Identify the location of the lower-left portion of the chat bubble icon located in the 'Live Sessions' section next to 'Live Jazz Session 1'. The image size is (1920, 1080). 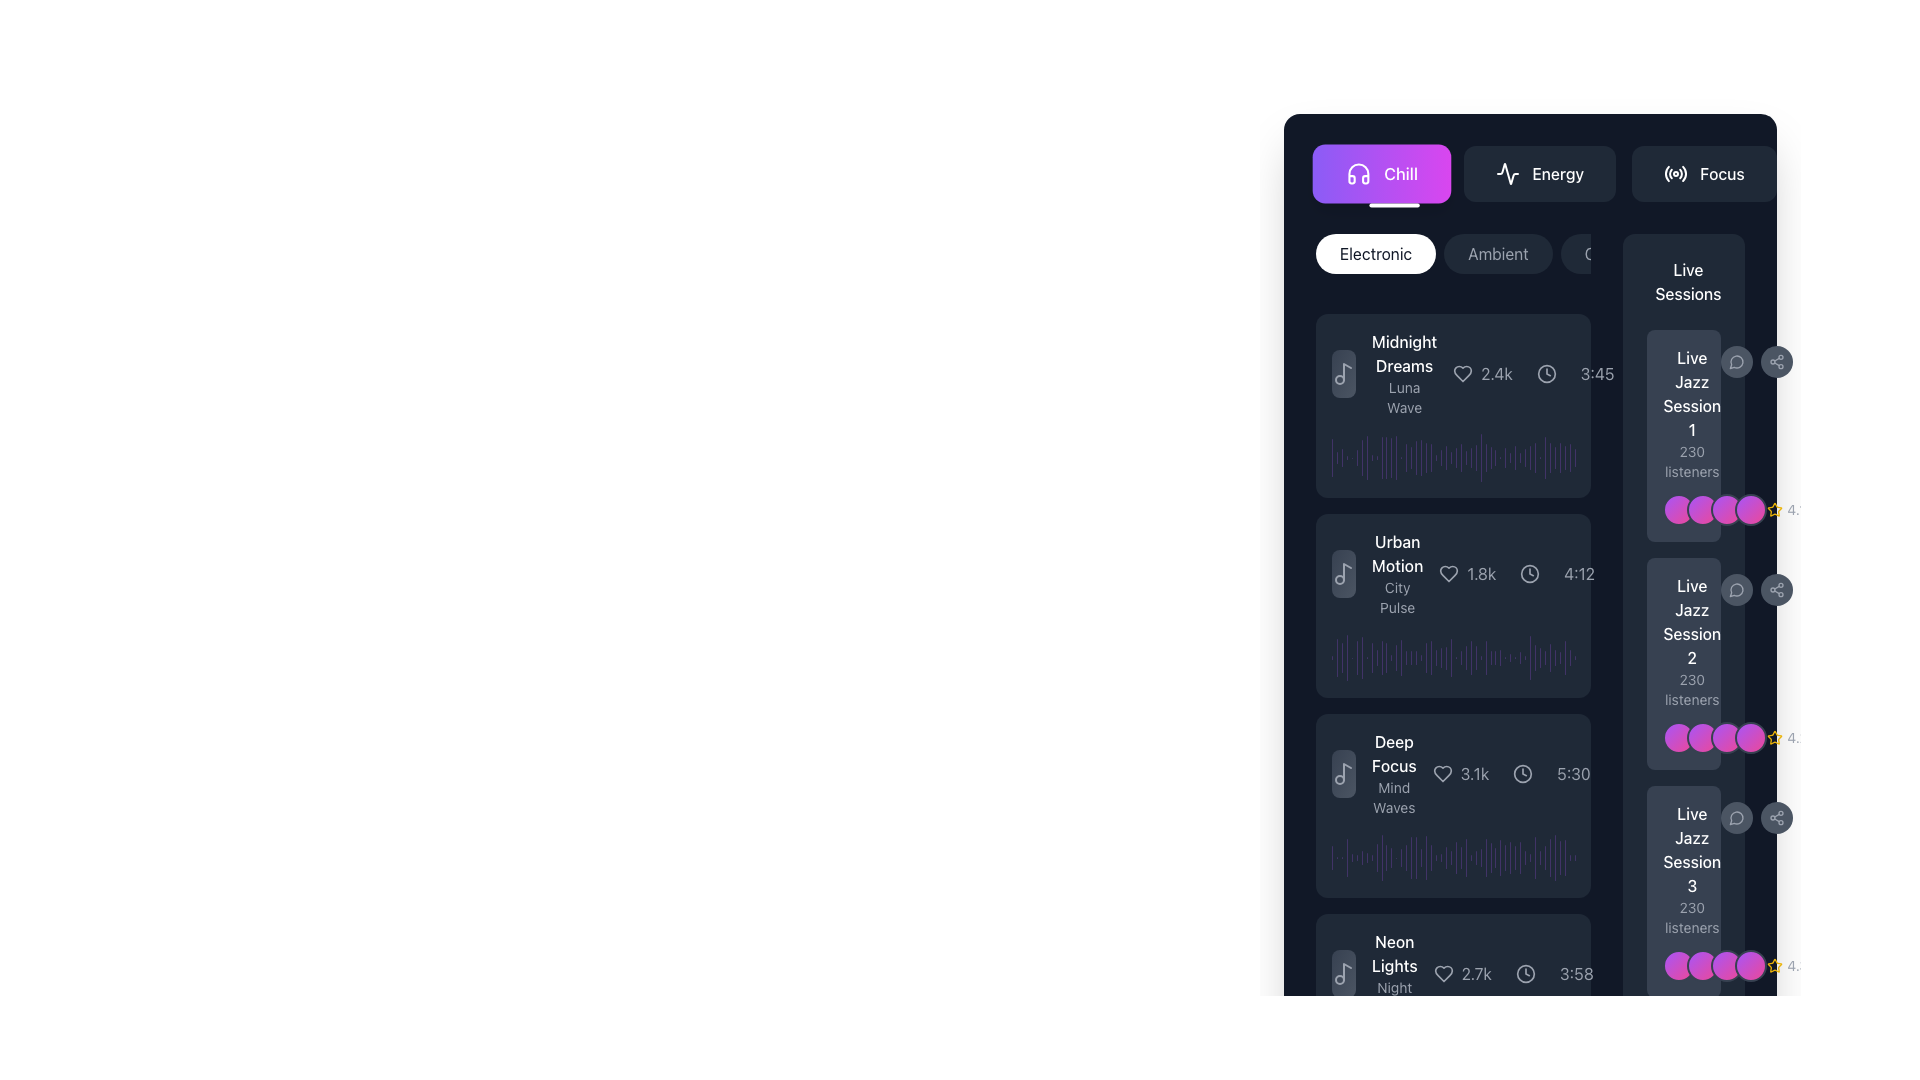
(1735, 362).